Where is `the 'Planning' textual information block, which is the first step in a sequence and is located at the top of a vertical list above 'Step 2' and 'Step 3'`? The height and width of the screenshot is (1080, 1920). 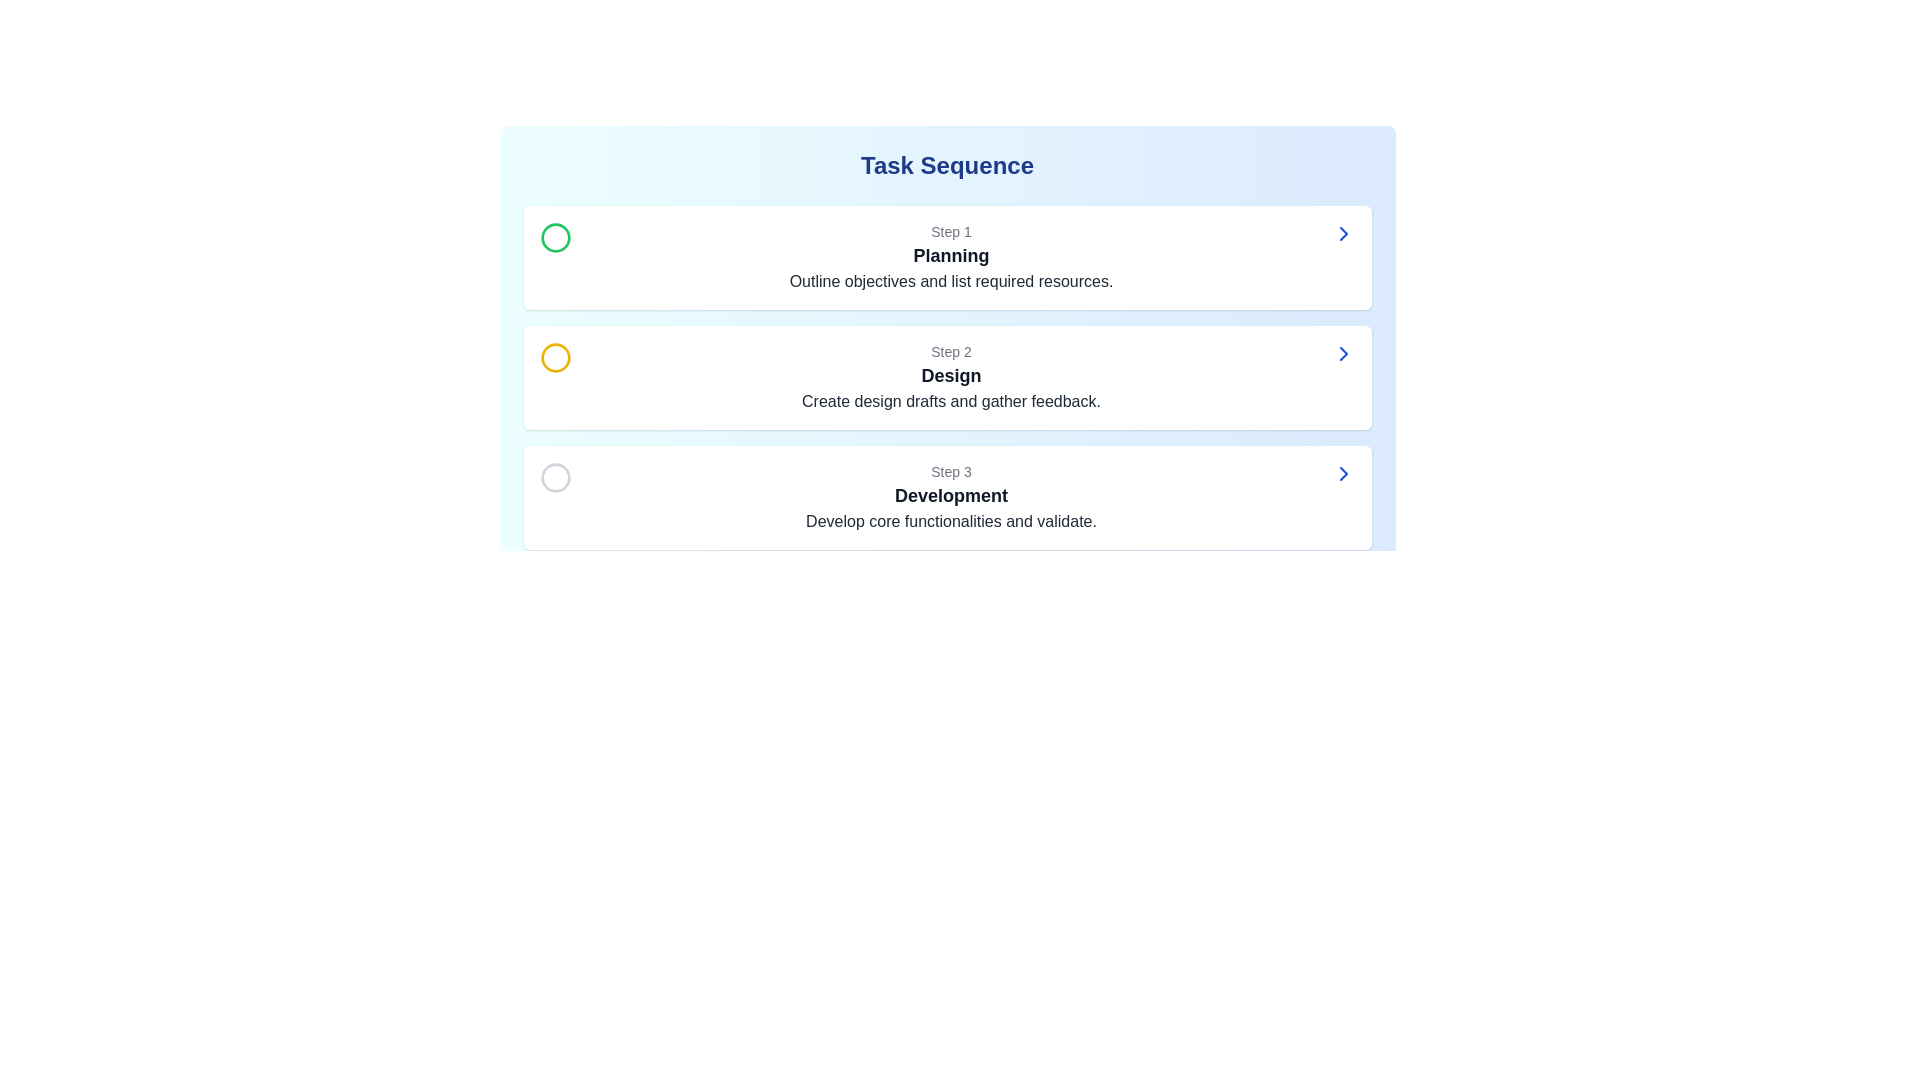 the 'Planning' textual information block, which is the first step in a sequence and is located at the top of a vertical list above 'Step 2' and 'Step 3' is located at coordinates (950, 257).